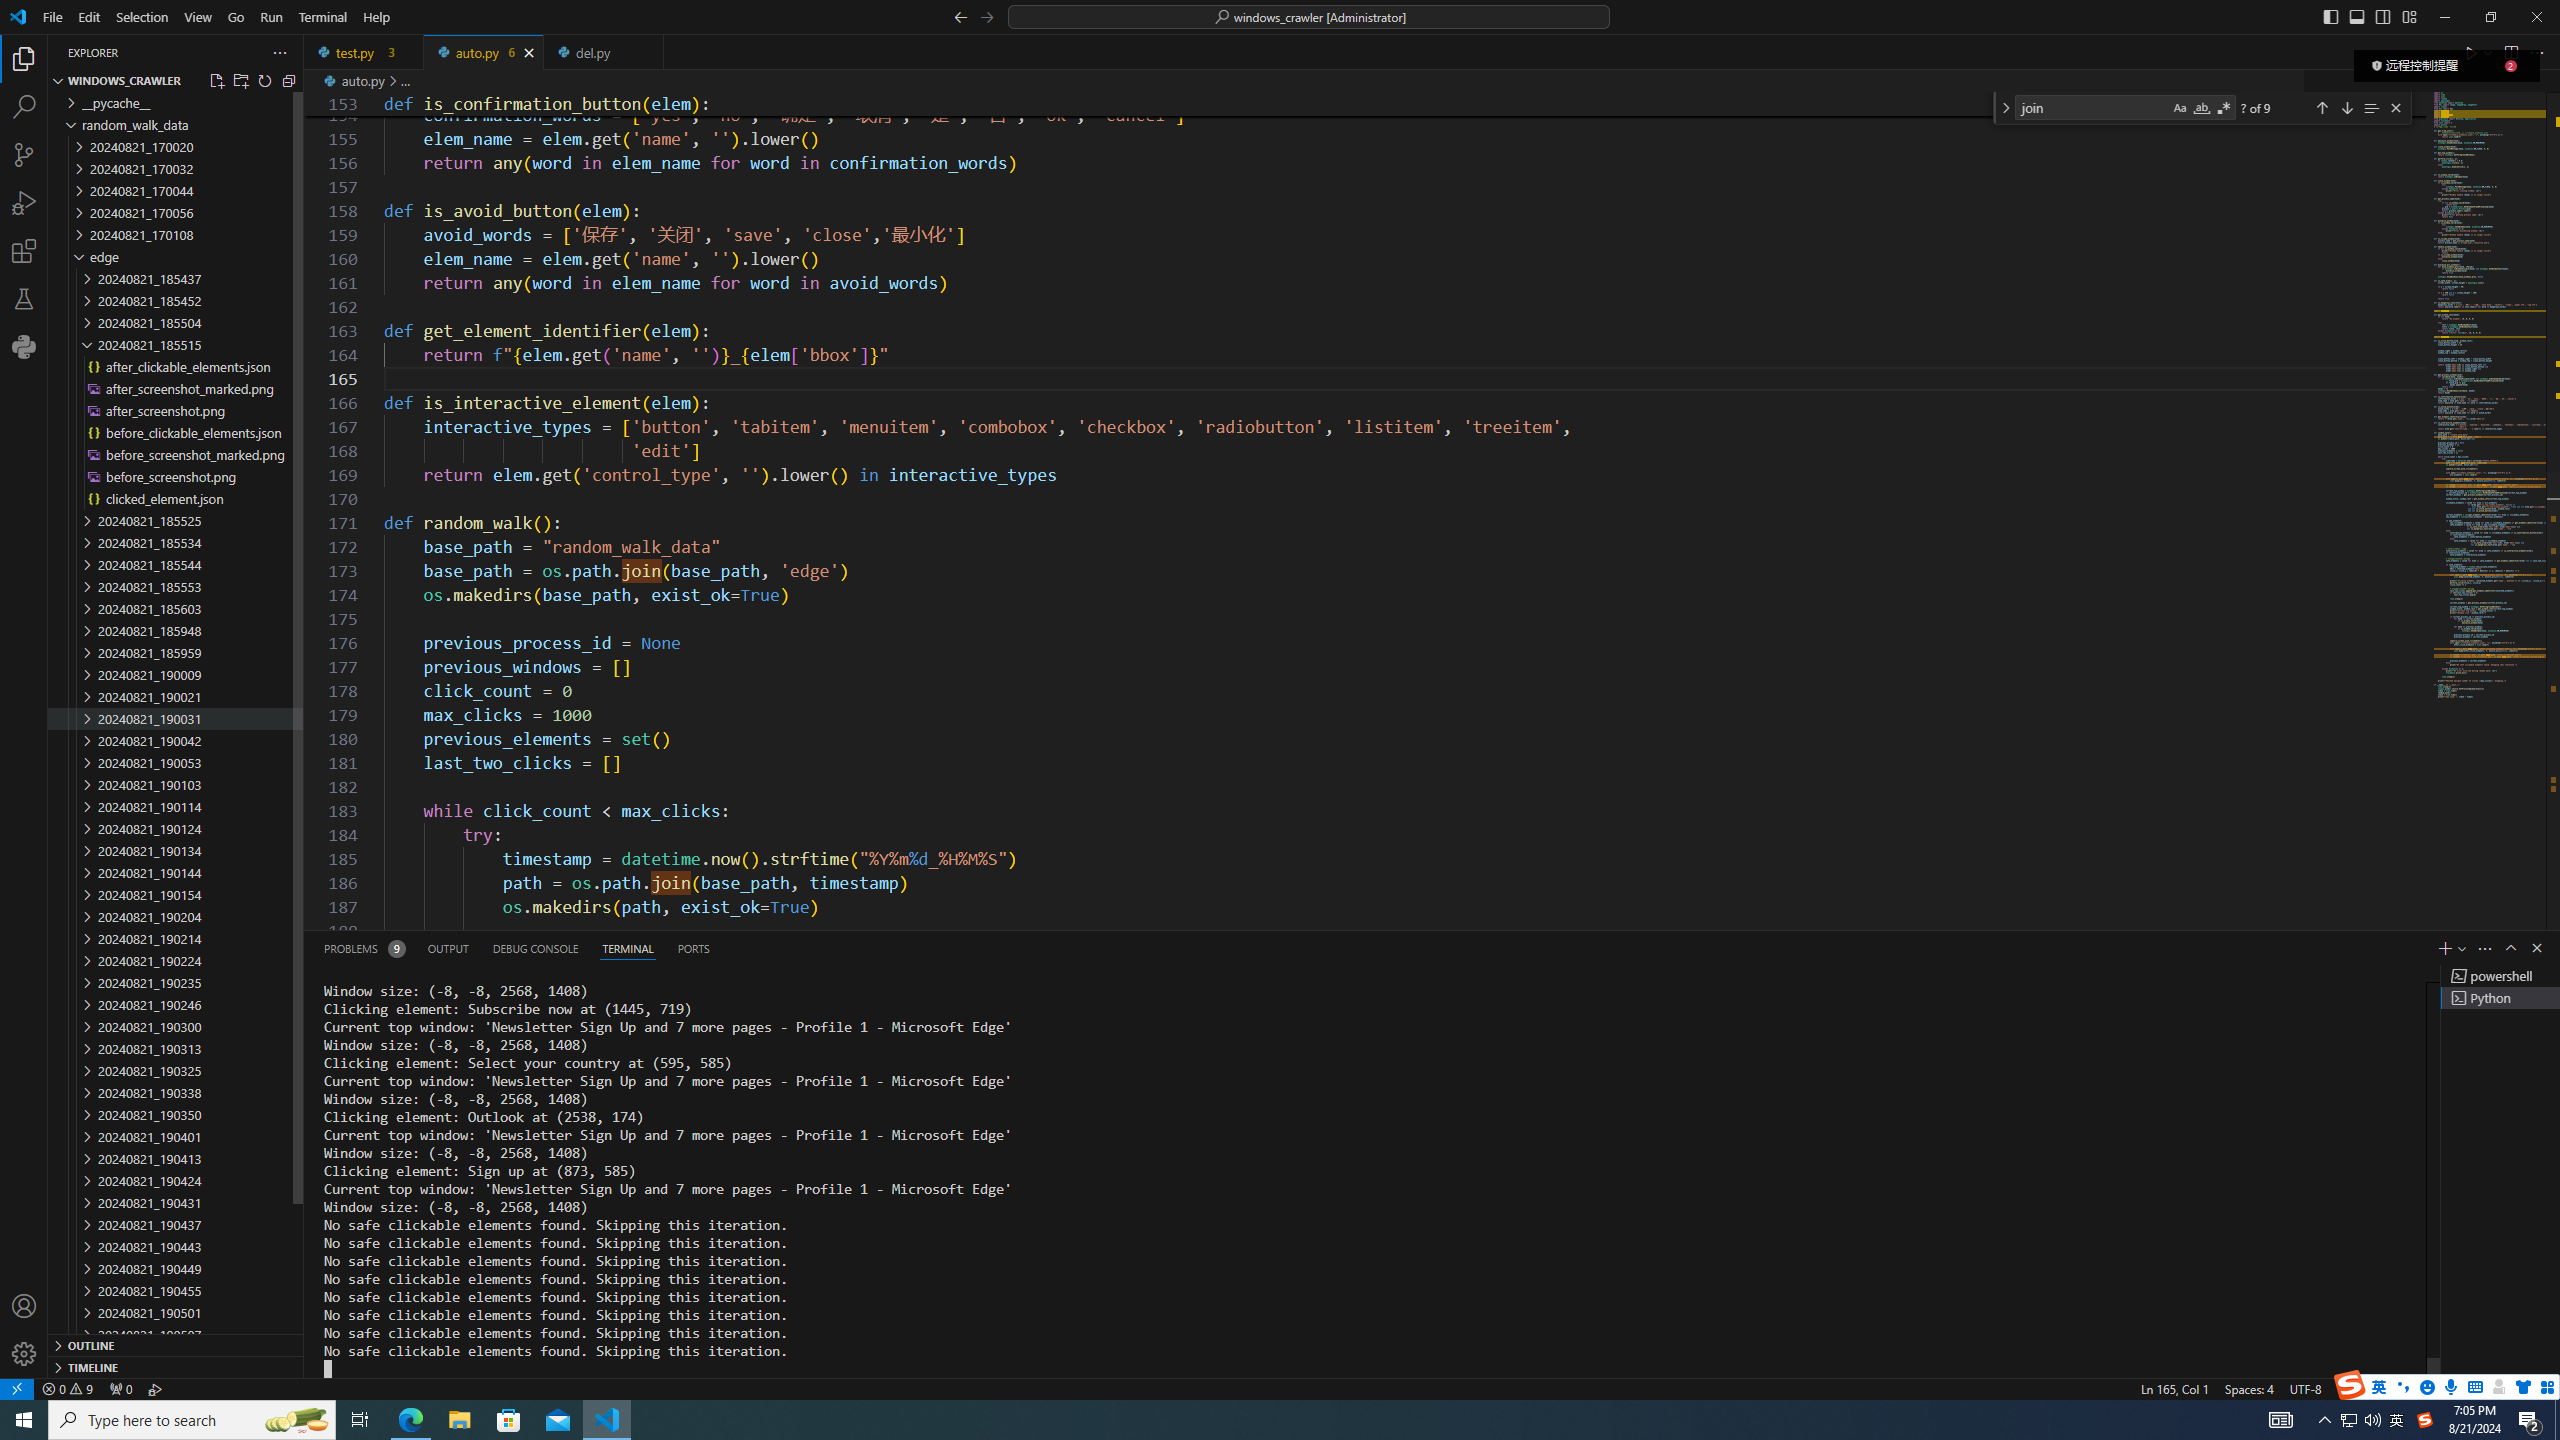 Image resolution: width=2560 pixels, height=1440 pixels. I want to click on 'Refresh Explorer', so click(264, 80).